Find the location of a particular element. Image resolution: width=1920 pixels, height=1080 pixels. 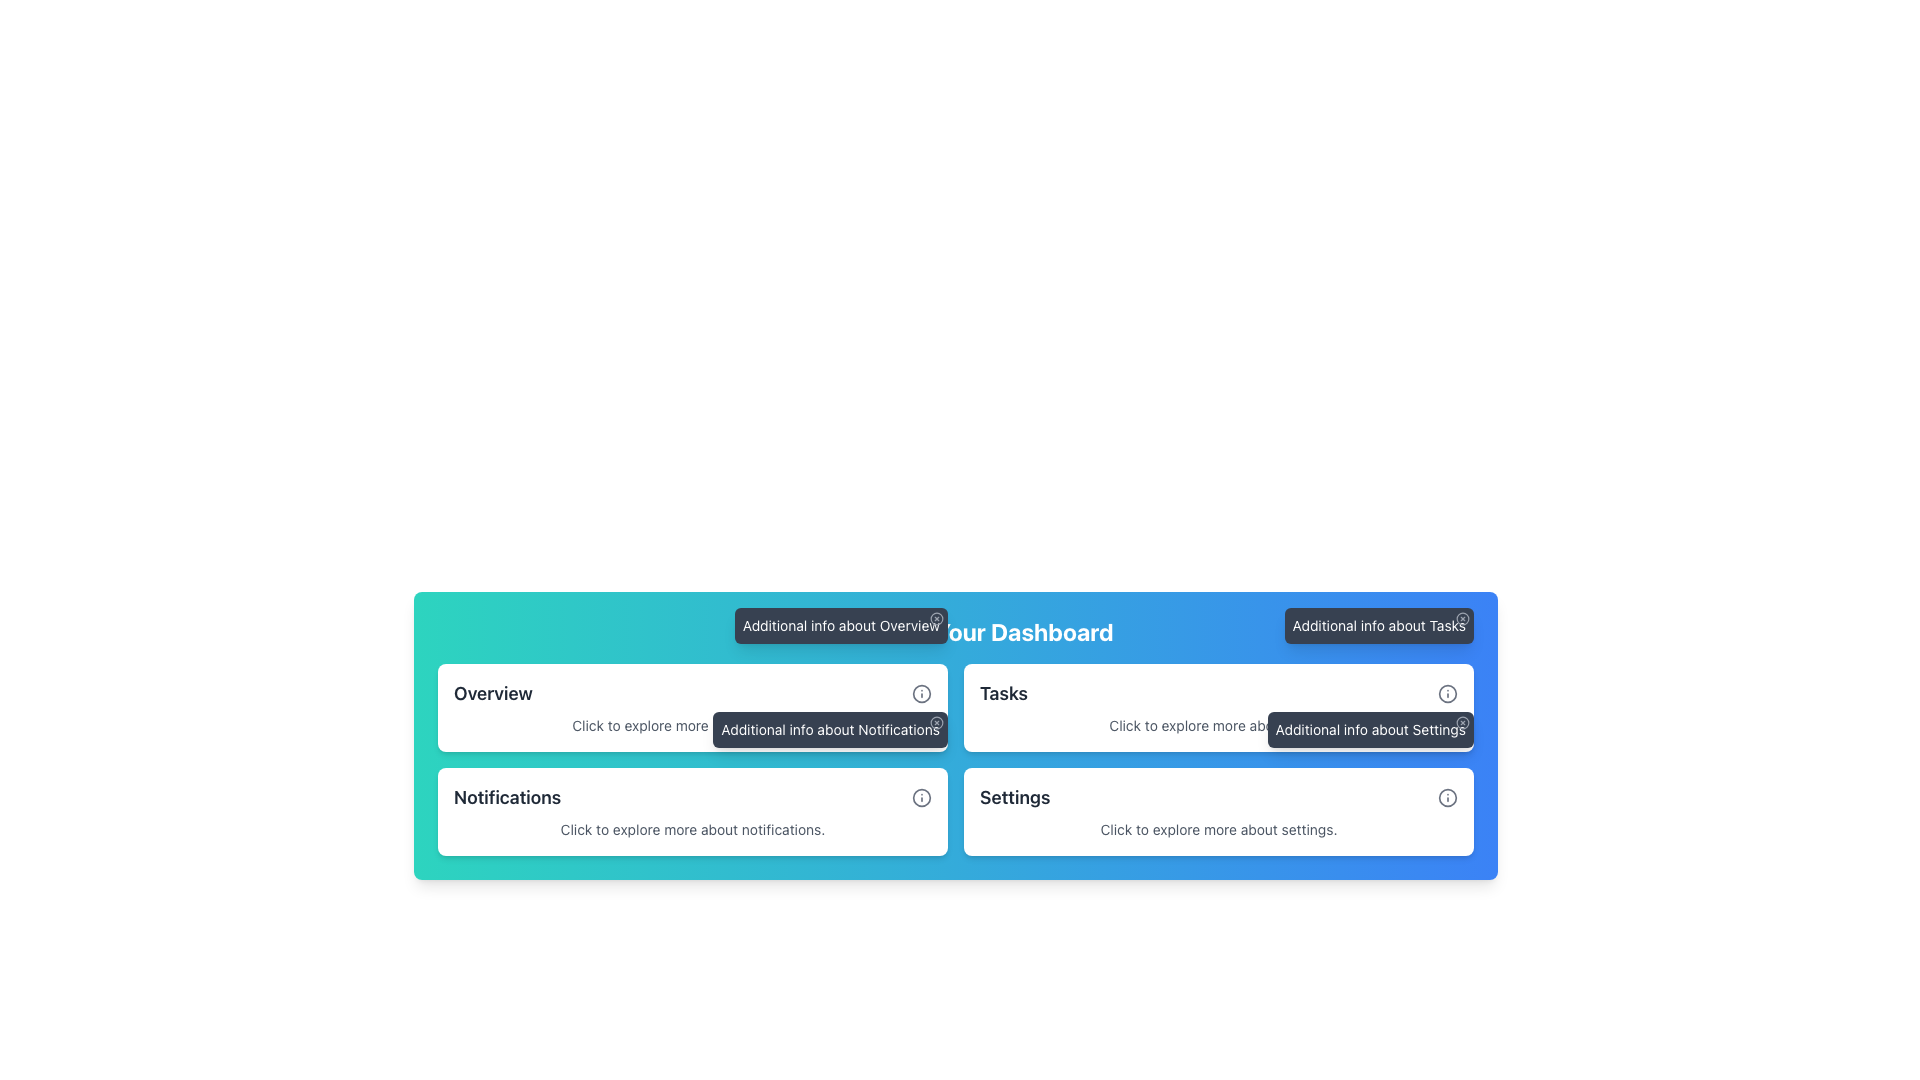

the Close button, a small circular icon with a cross symbol, located at the top-right corner of the tooltip labeled 'Additional info about Notifications' is located at coordinates (935, 722).